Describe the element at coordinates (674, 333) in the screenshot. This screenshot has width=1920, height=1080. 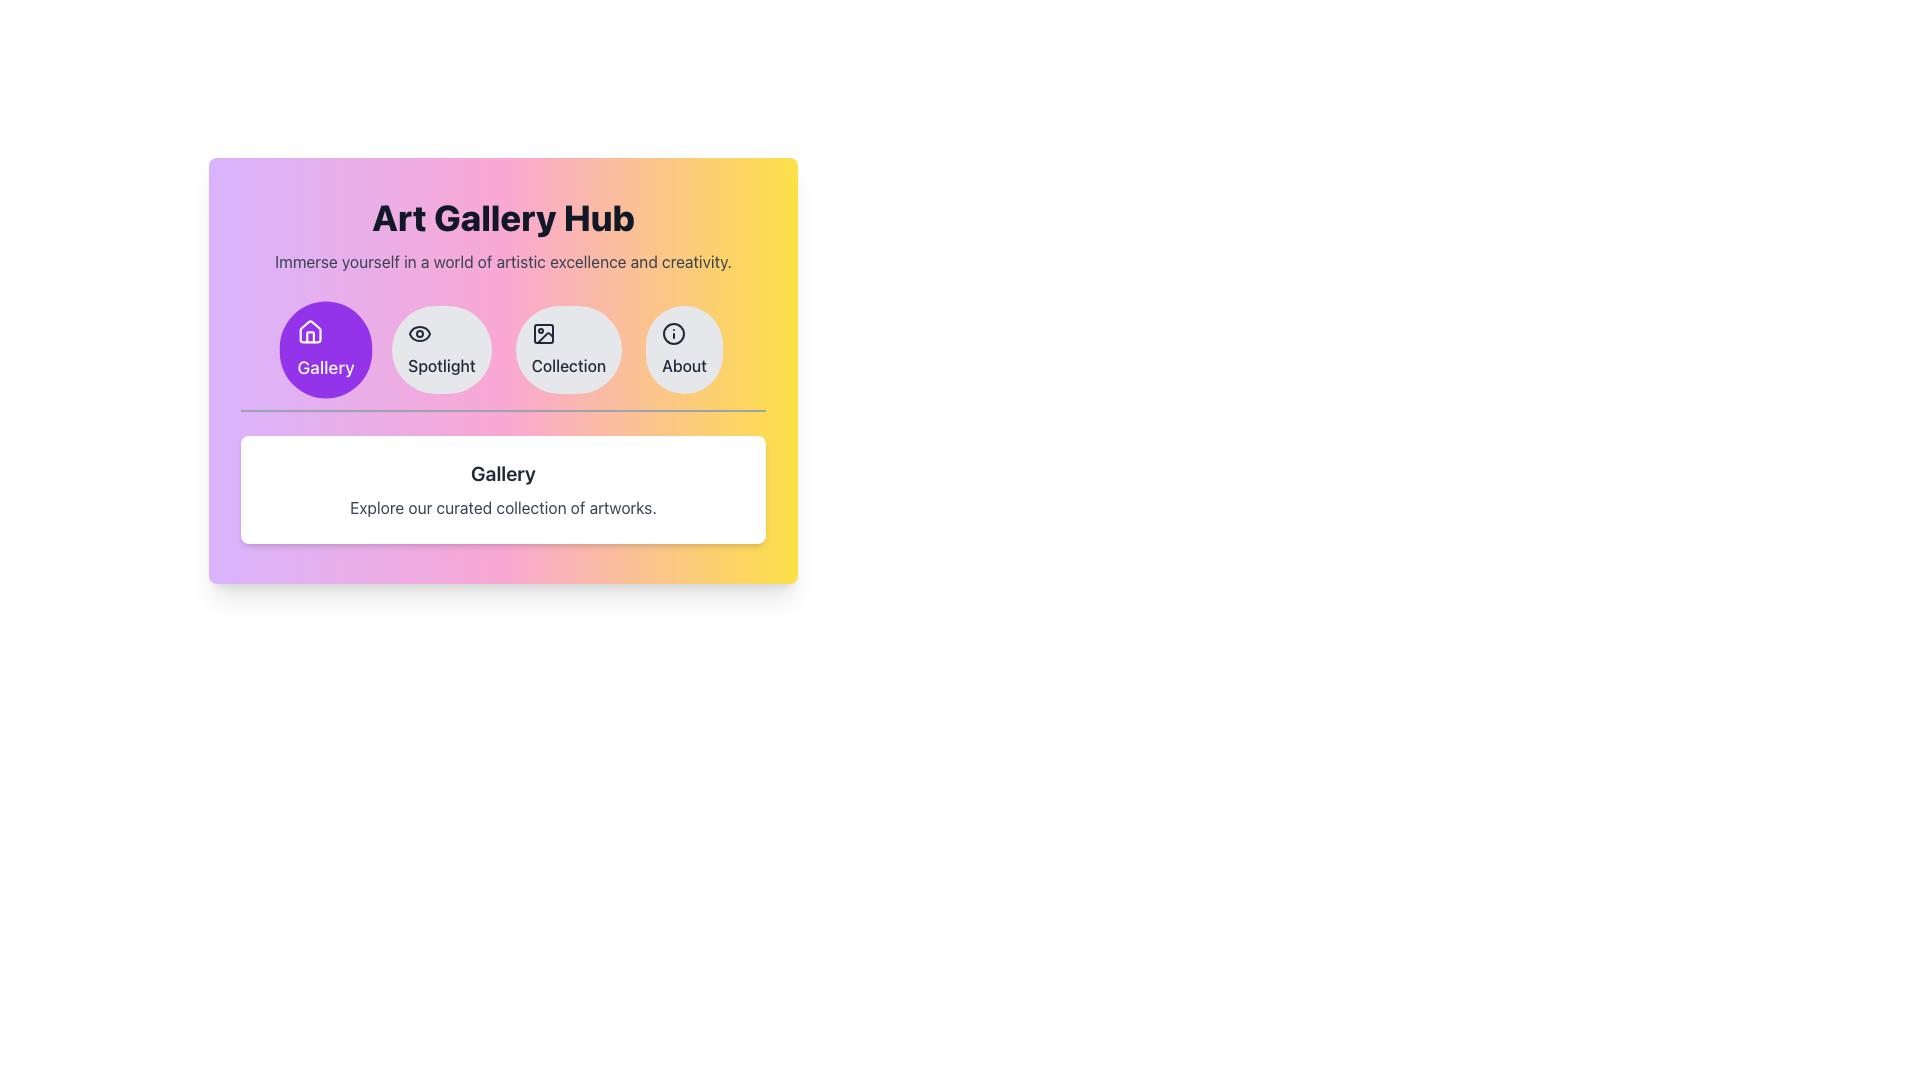
I see `the 'Info' icon located at the center of the 'About' button, which is part of a horizontal layout of four buttons` at that location.